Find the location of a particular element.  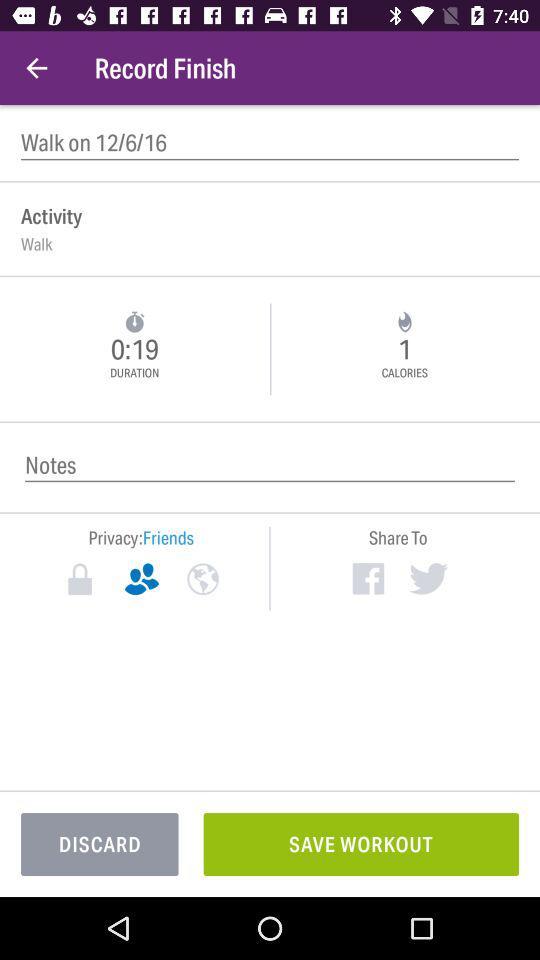

share to twitter is located at coordinates (427, 578).